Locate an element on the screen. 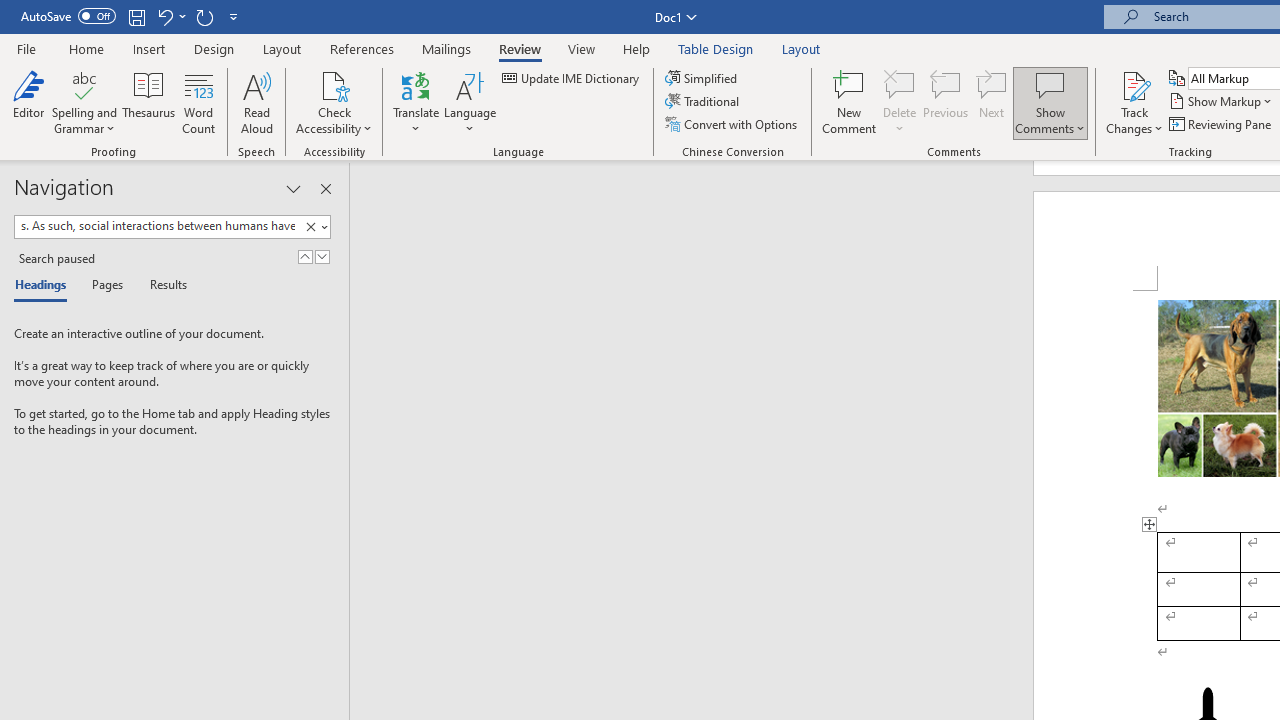  'Spelling and Grammar' is located at coordinates (84, 84).